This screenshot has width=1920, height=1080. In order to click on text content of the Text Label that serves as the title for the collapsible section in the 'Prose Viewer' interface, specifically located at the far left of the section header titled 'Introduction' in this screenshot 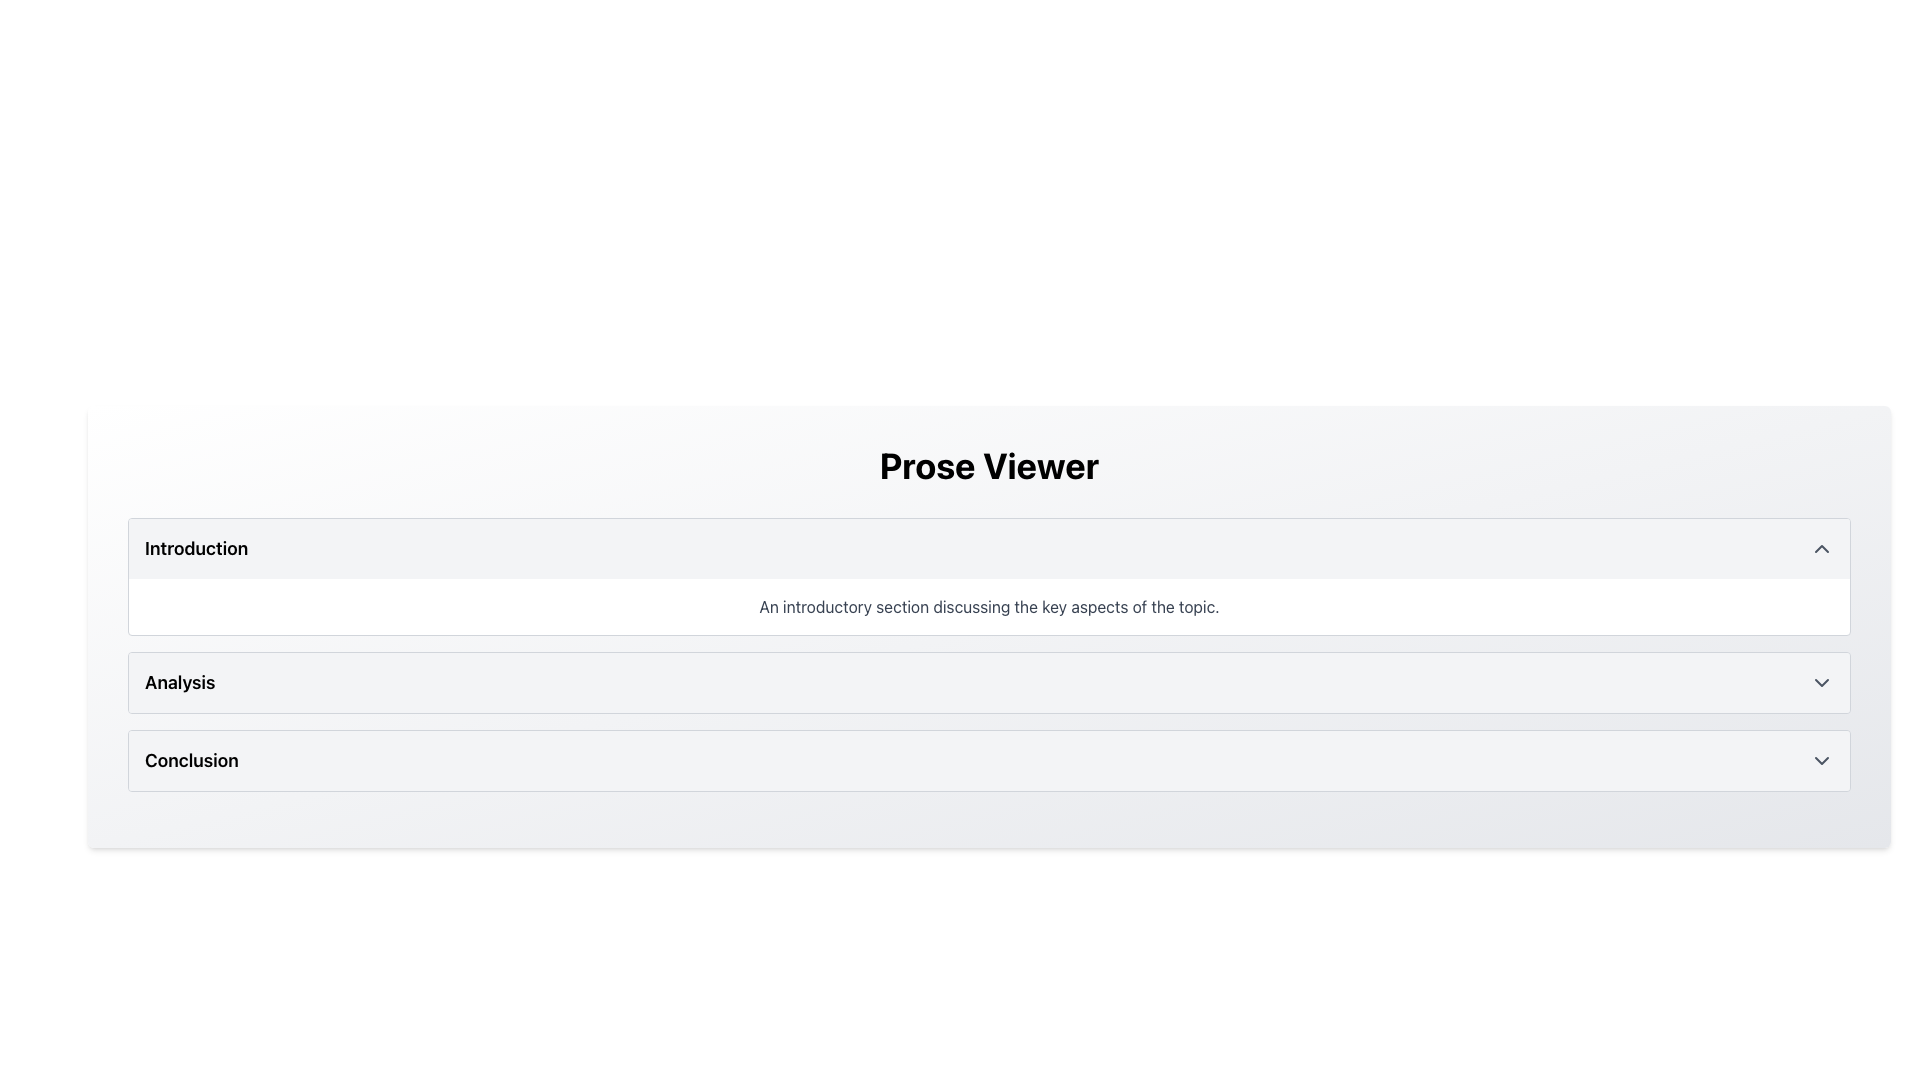, I will do `click(196, 548)`.